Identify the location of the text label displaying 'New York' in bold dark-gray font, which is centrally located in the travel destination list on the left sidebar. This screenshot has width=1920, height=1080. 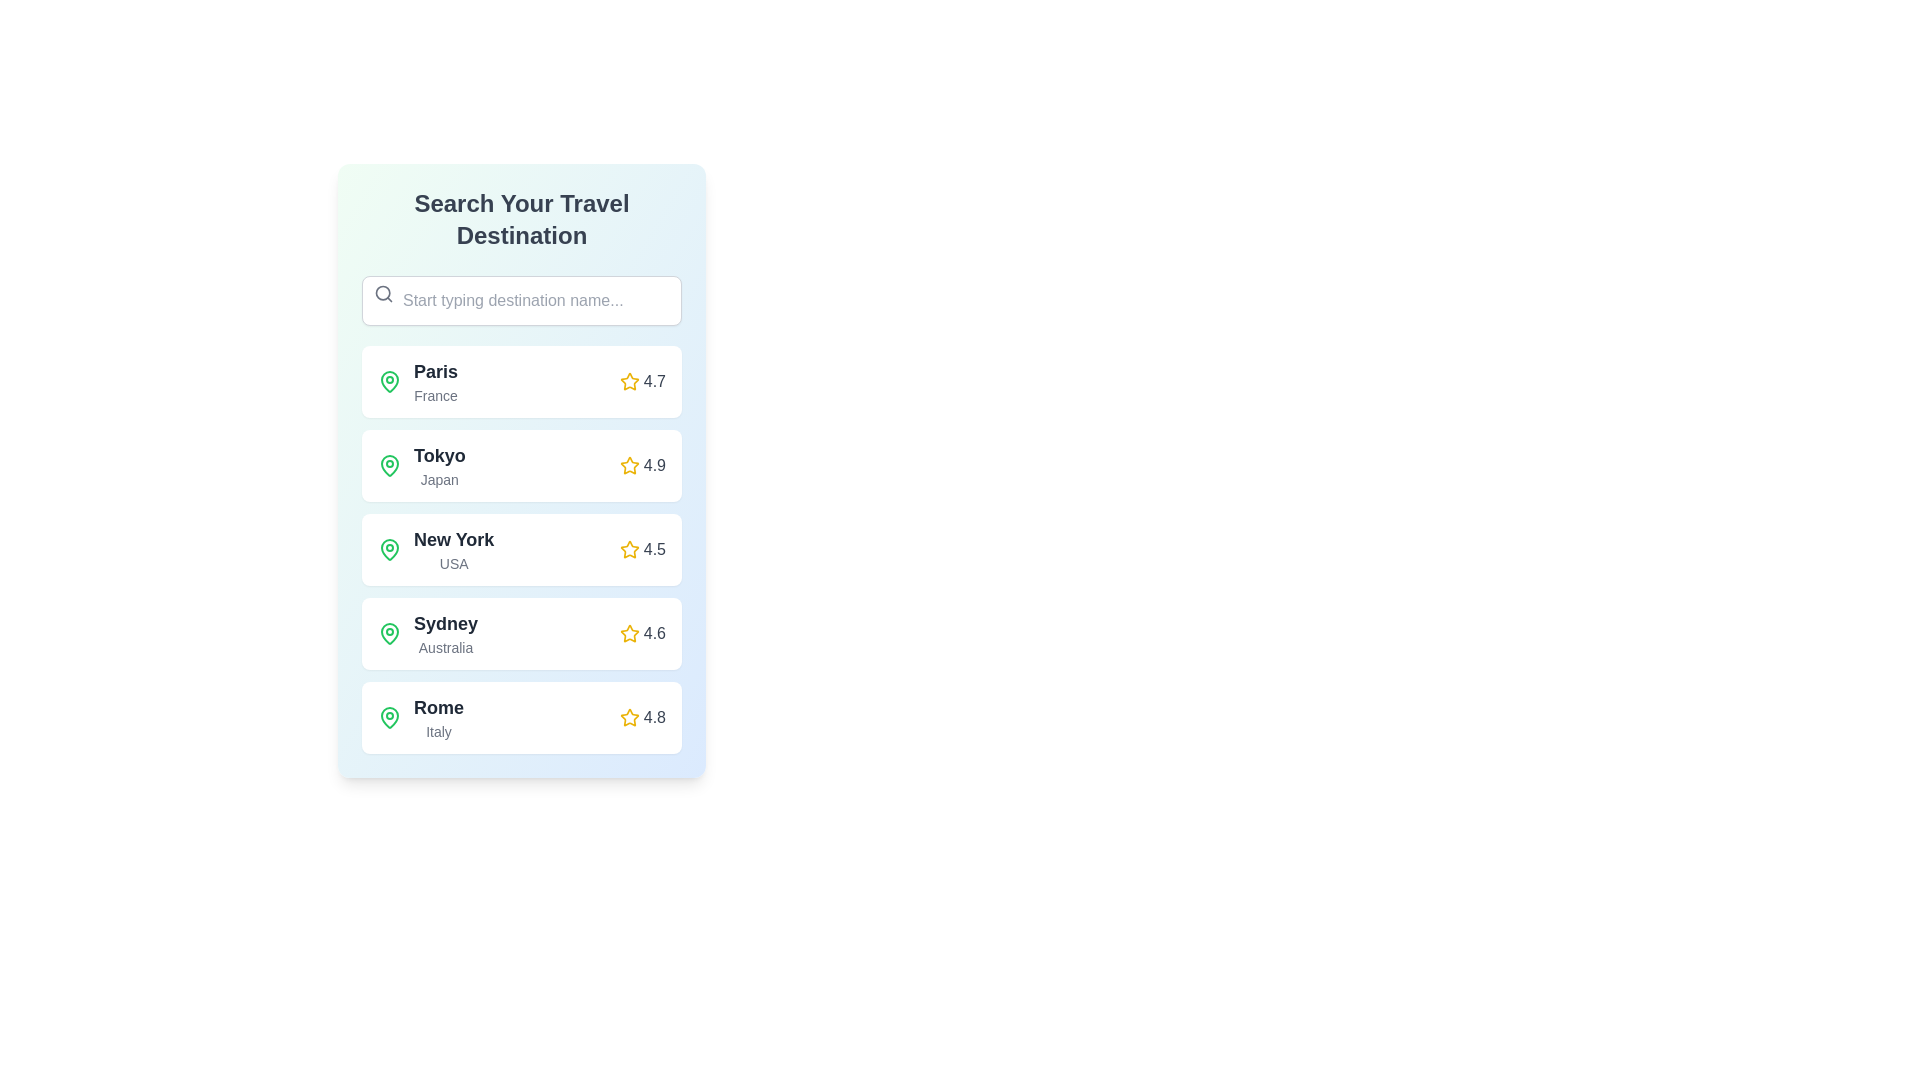
(453, 540).